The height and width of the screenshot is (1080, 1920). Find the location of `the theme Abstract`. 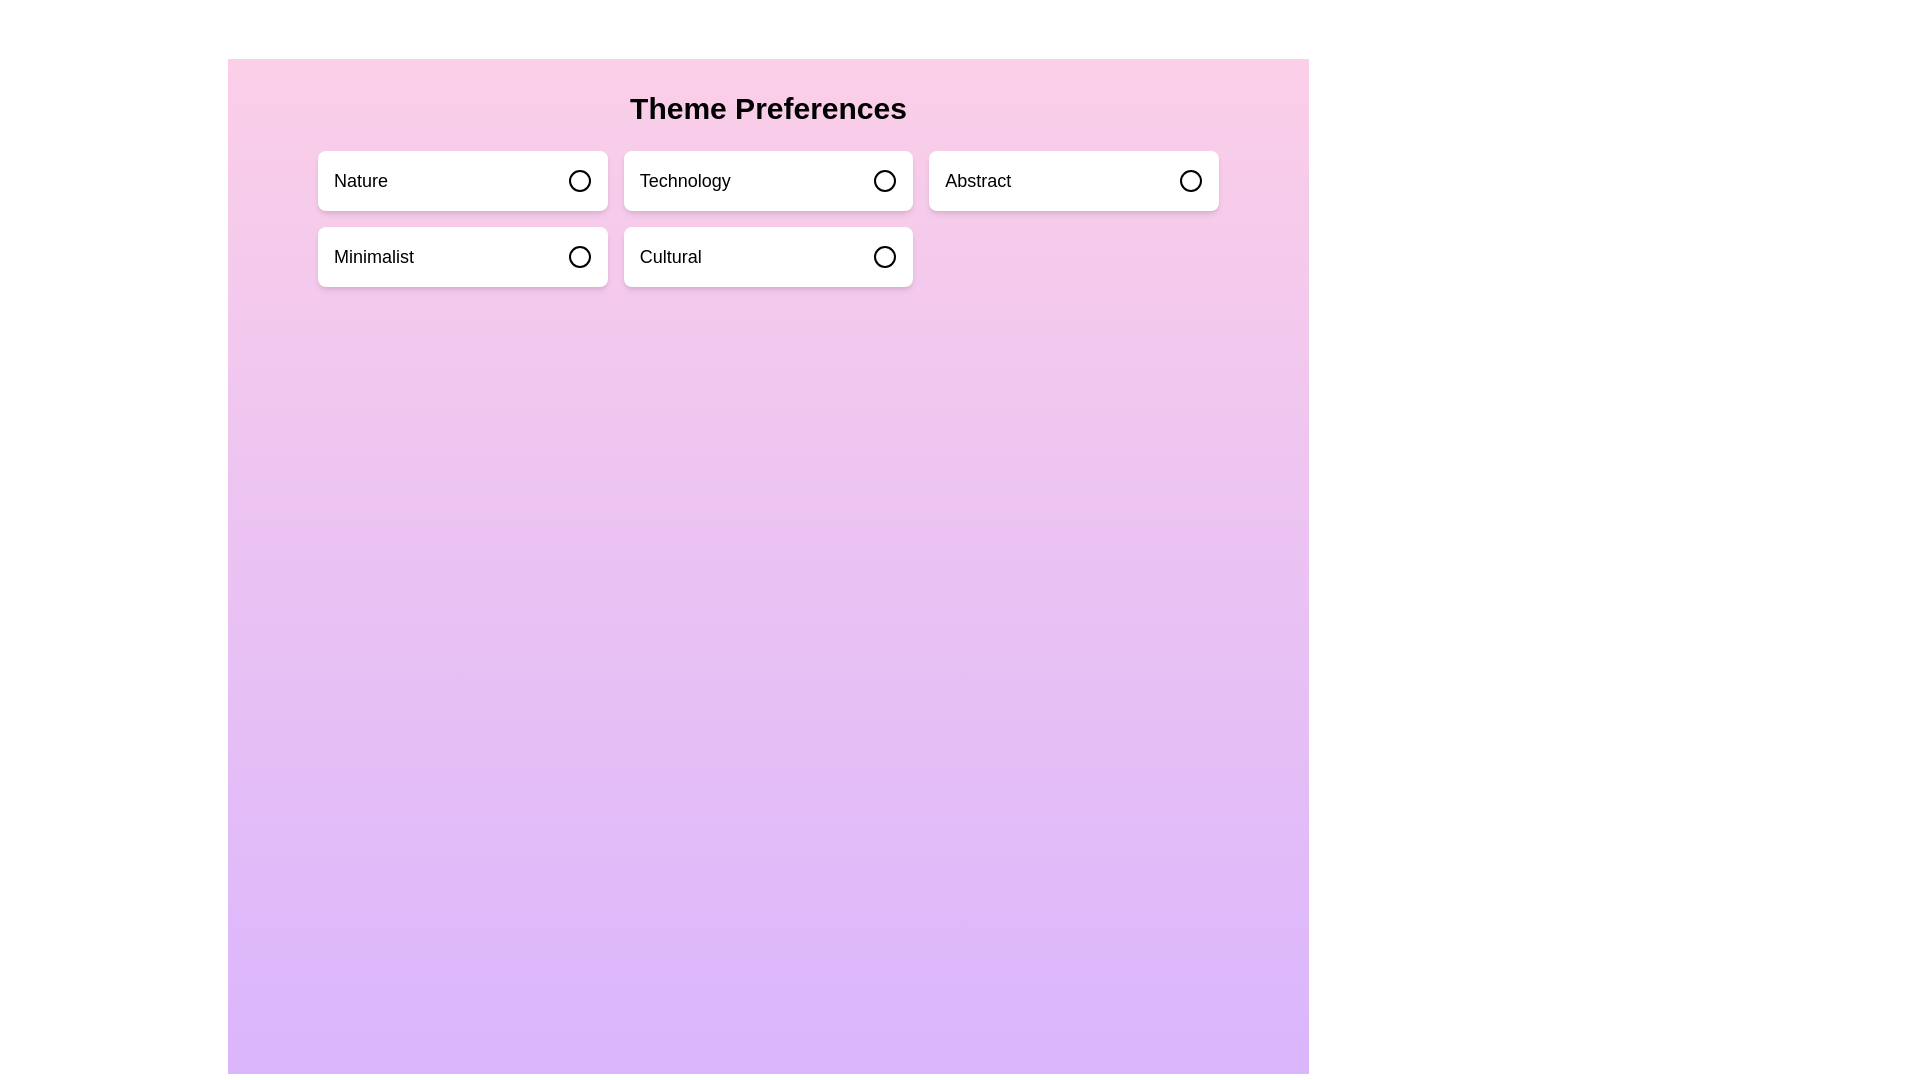

the theme Abstract is located at coordinates (1073, 181).